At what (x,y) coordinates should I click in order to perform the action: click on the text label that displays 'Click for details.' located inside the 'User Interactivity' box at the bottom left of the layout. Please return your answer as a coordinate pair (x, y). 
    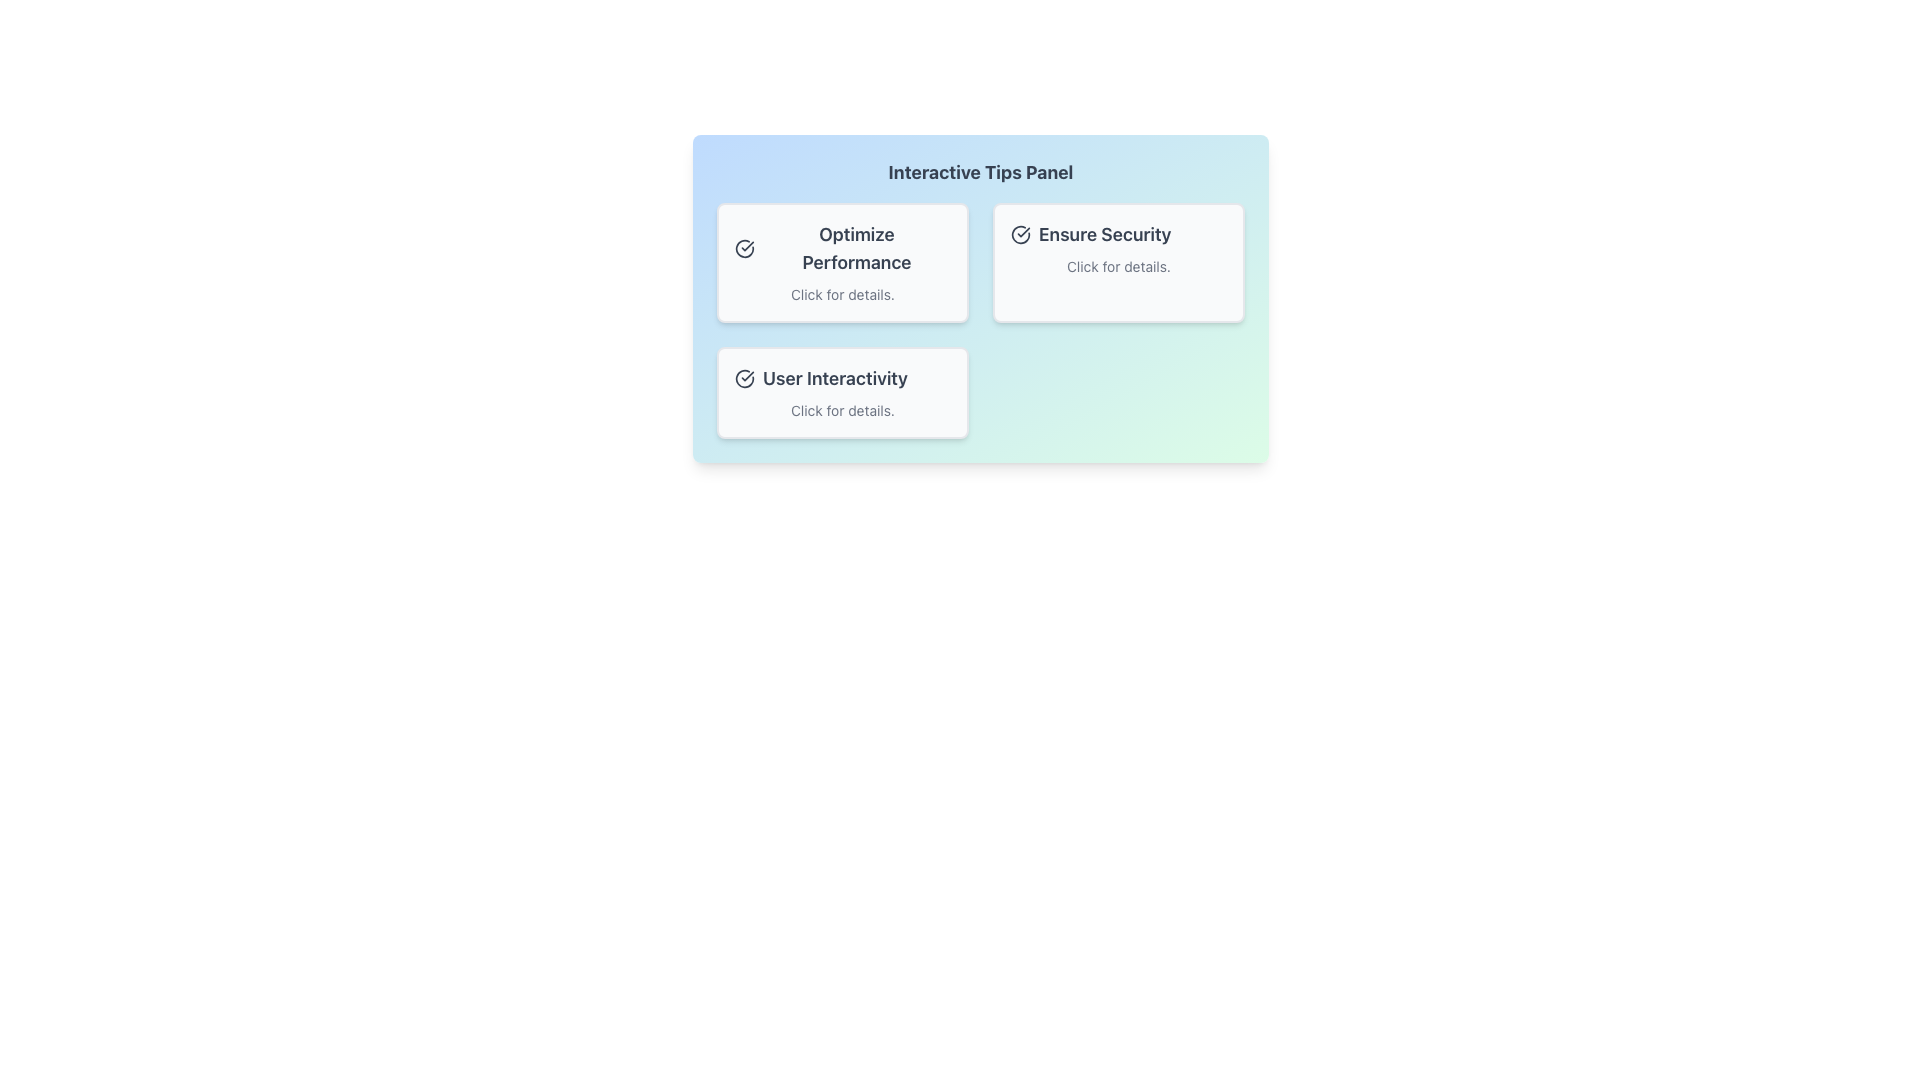
    Looking at the image, I should click on (843, 410).